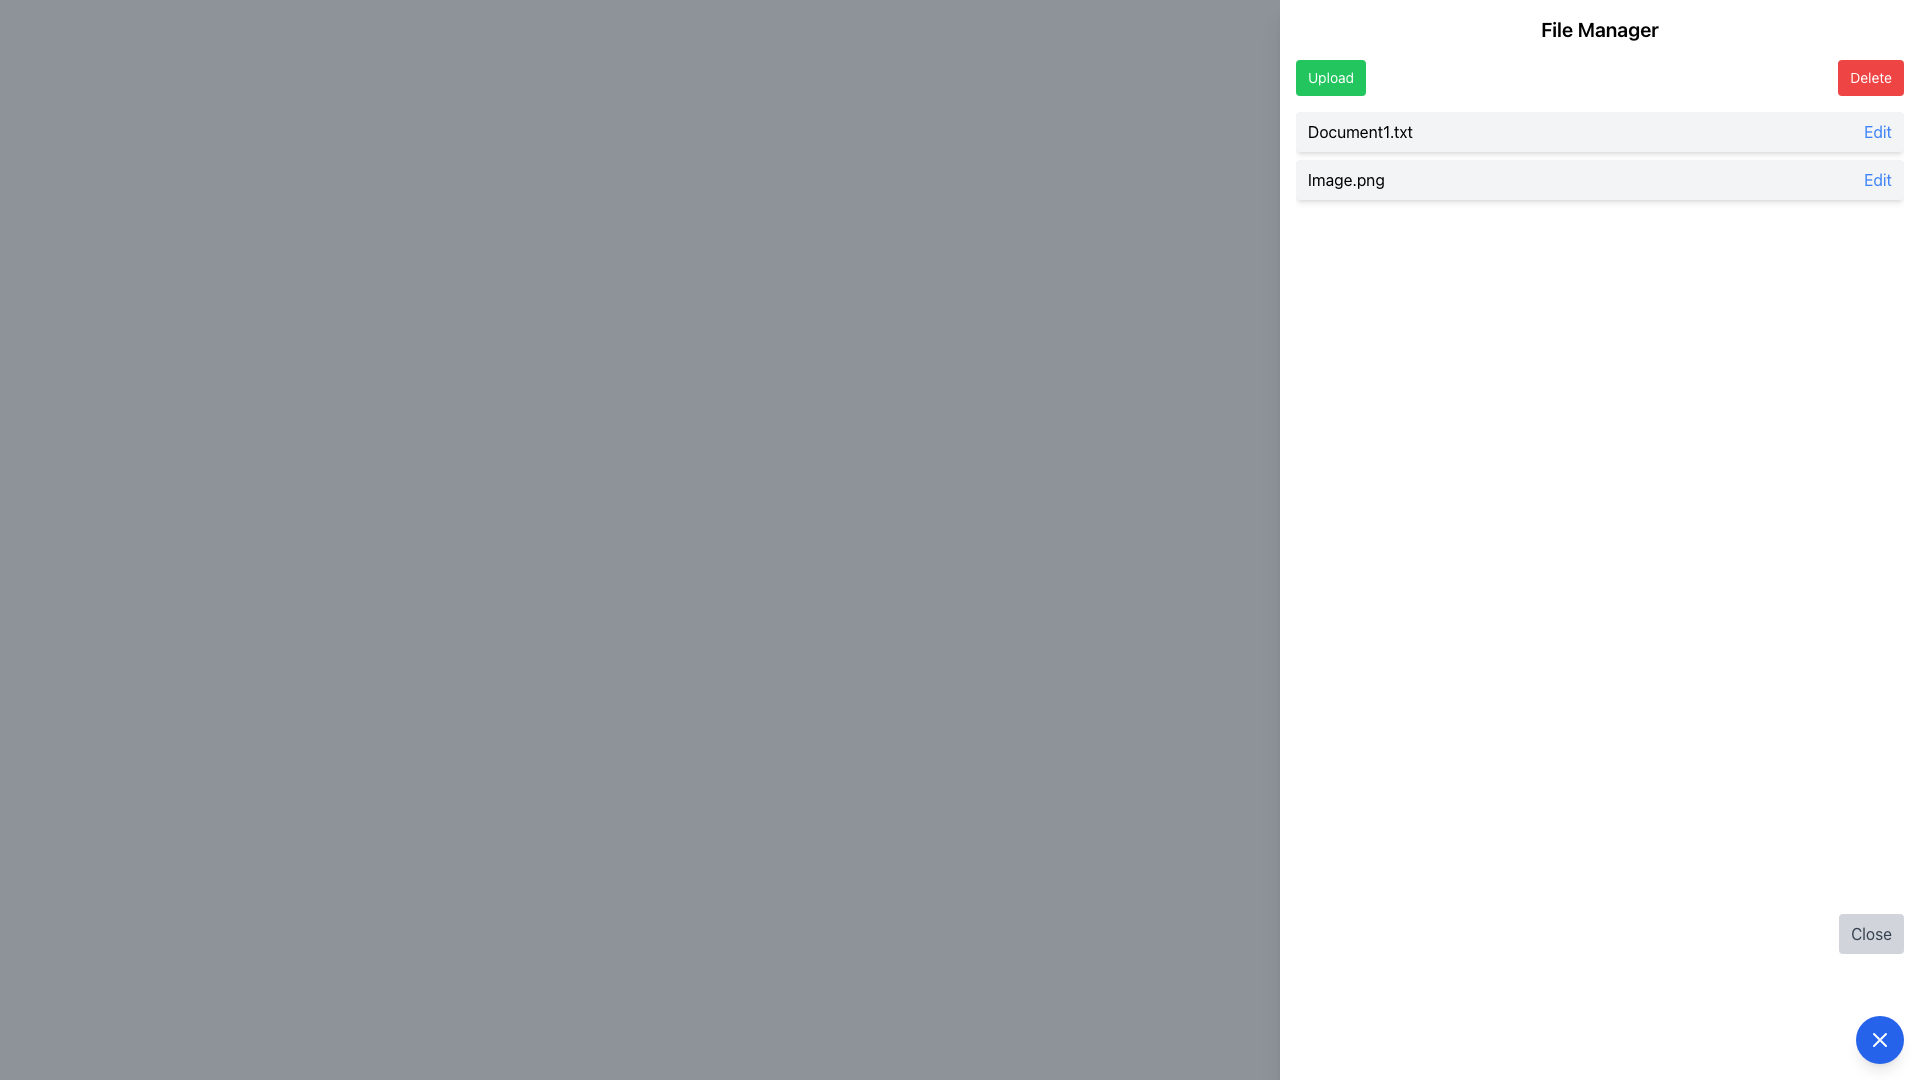 The height and width of the screenshot is (1080, 1920). I want to click on the button located at the bottom-right corner of the 'File Manager' panel, so click(1598, 933).